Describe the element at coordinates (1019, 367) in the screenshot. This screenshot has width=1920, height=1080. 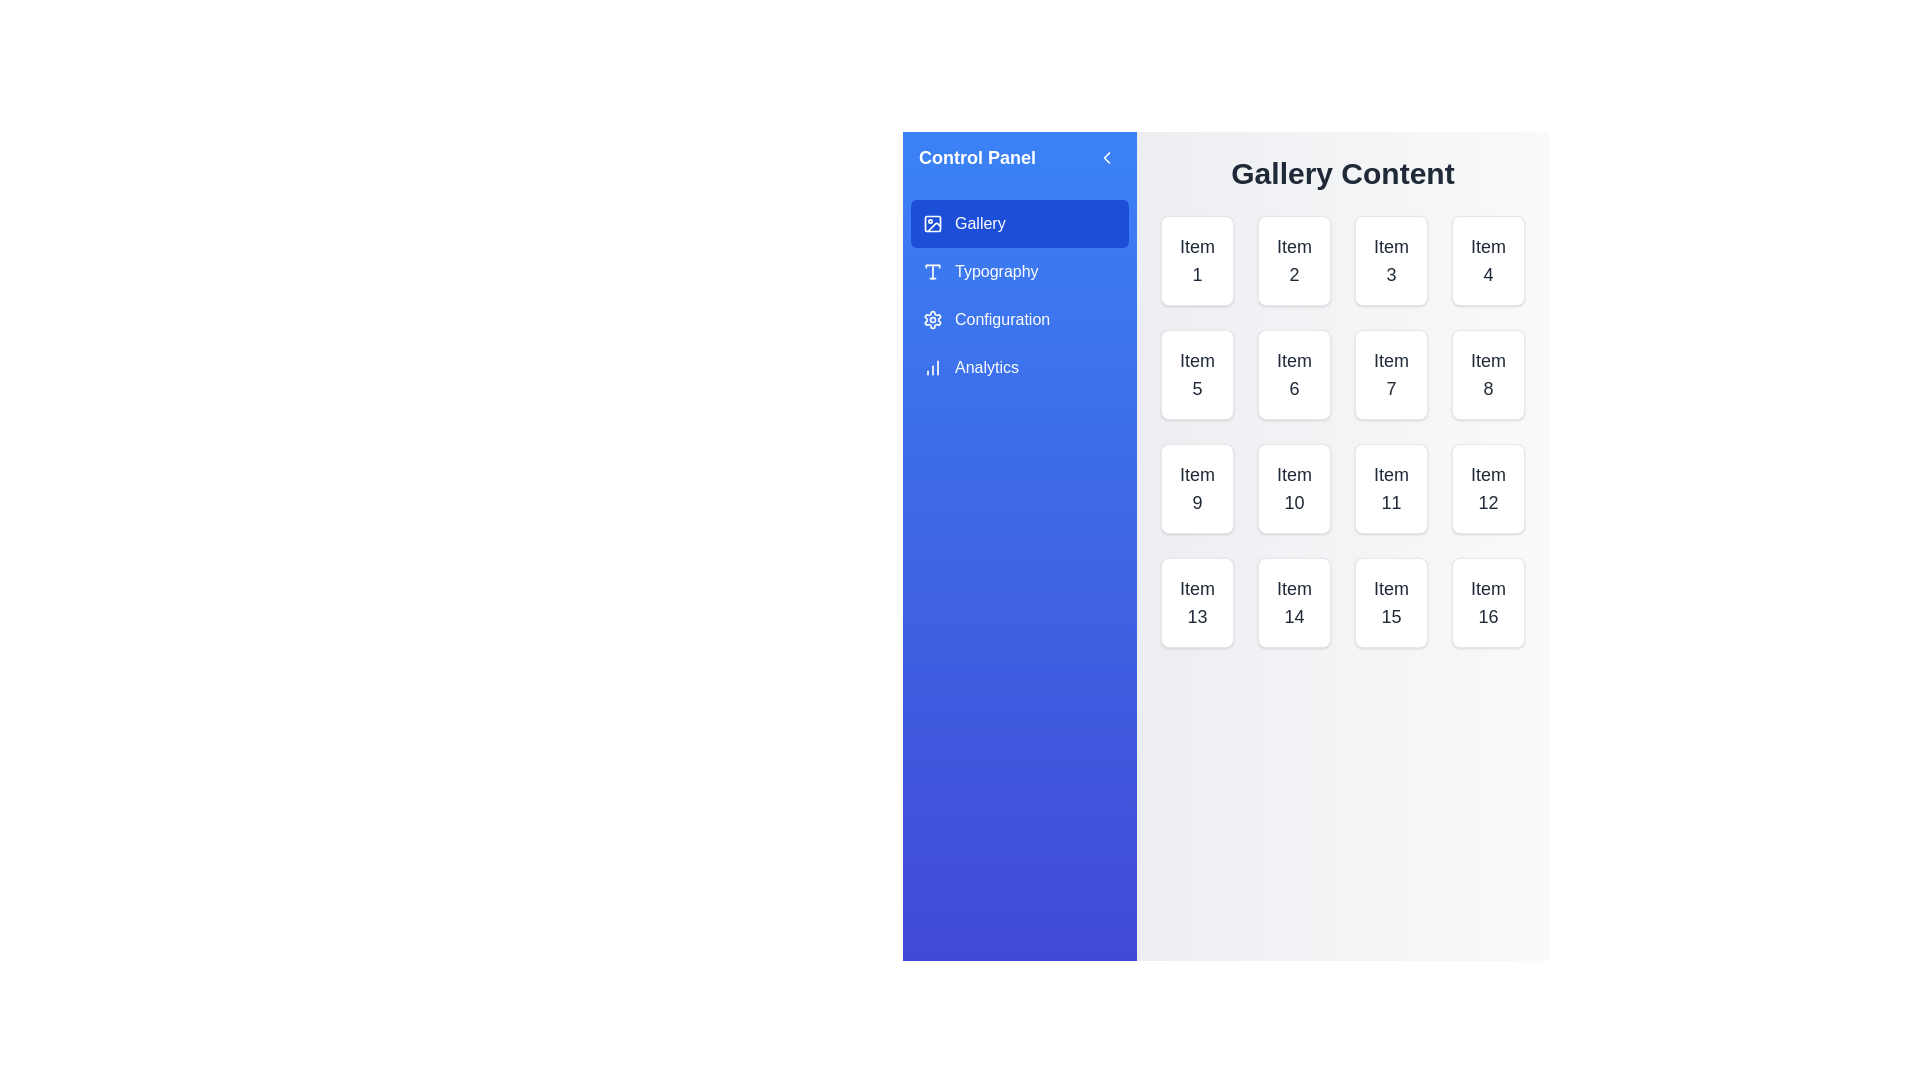
I see `the category Analytics from the menu` at that location.